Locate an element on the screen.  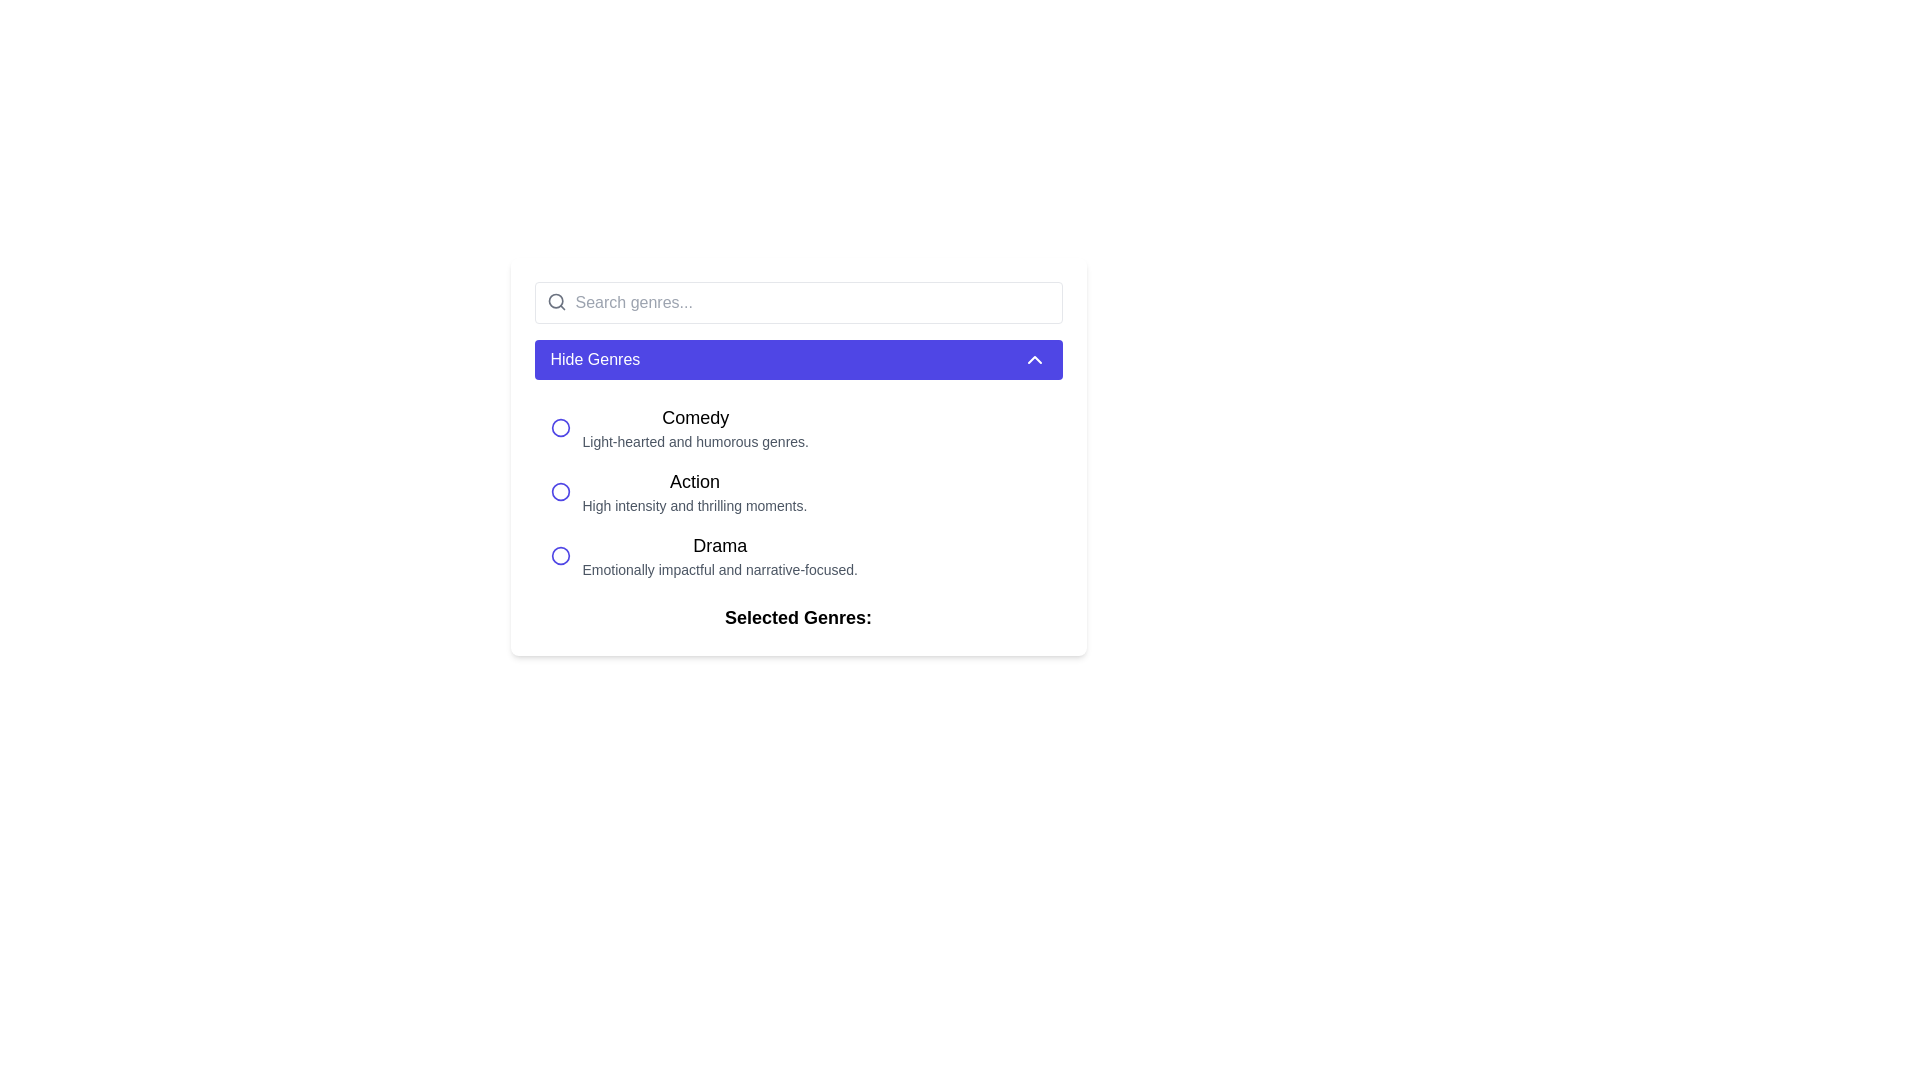
the radio button is located at coordinates (560, 427).